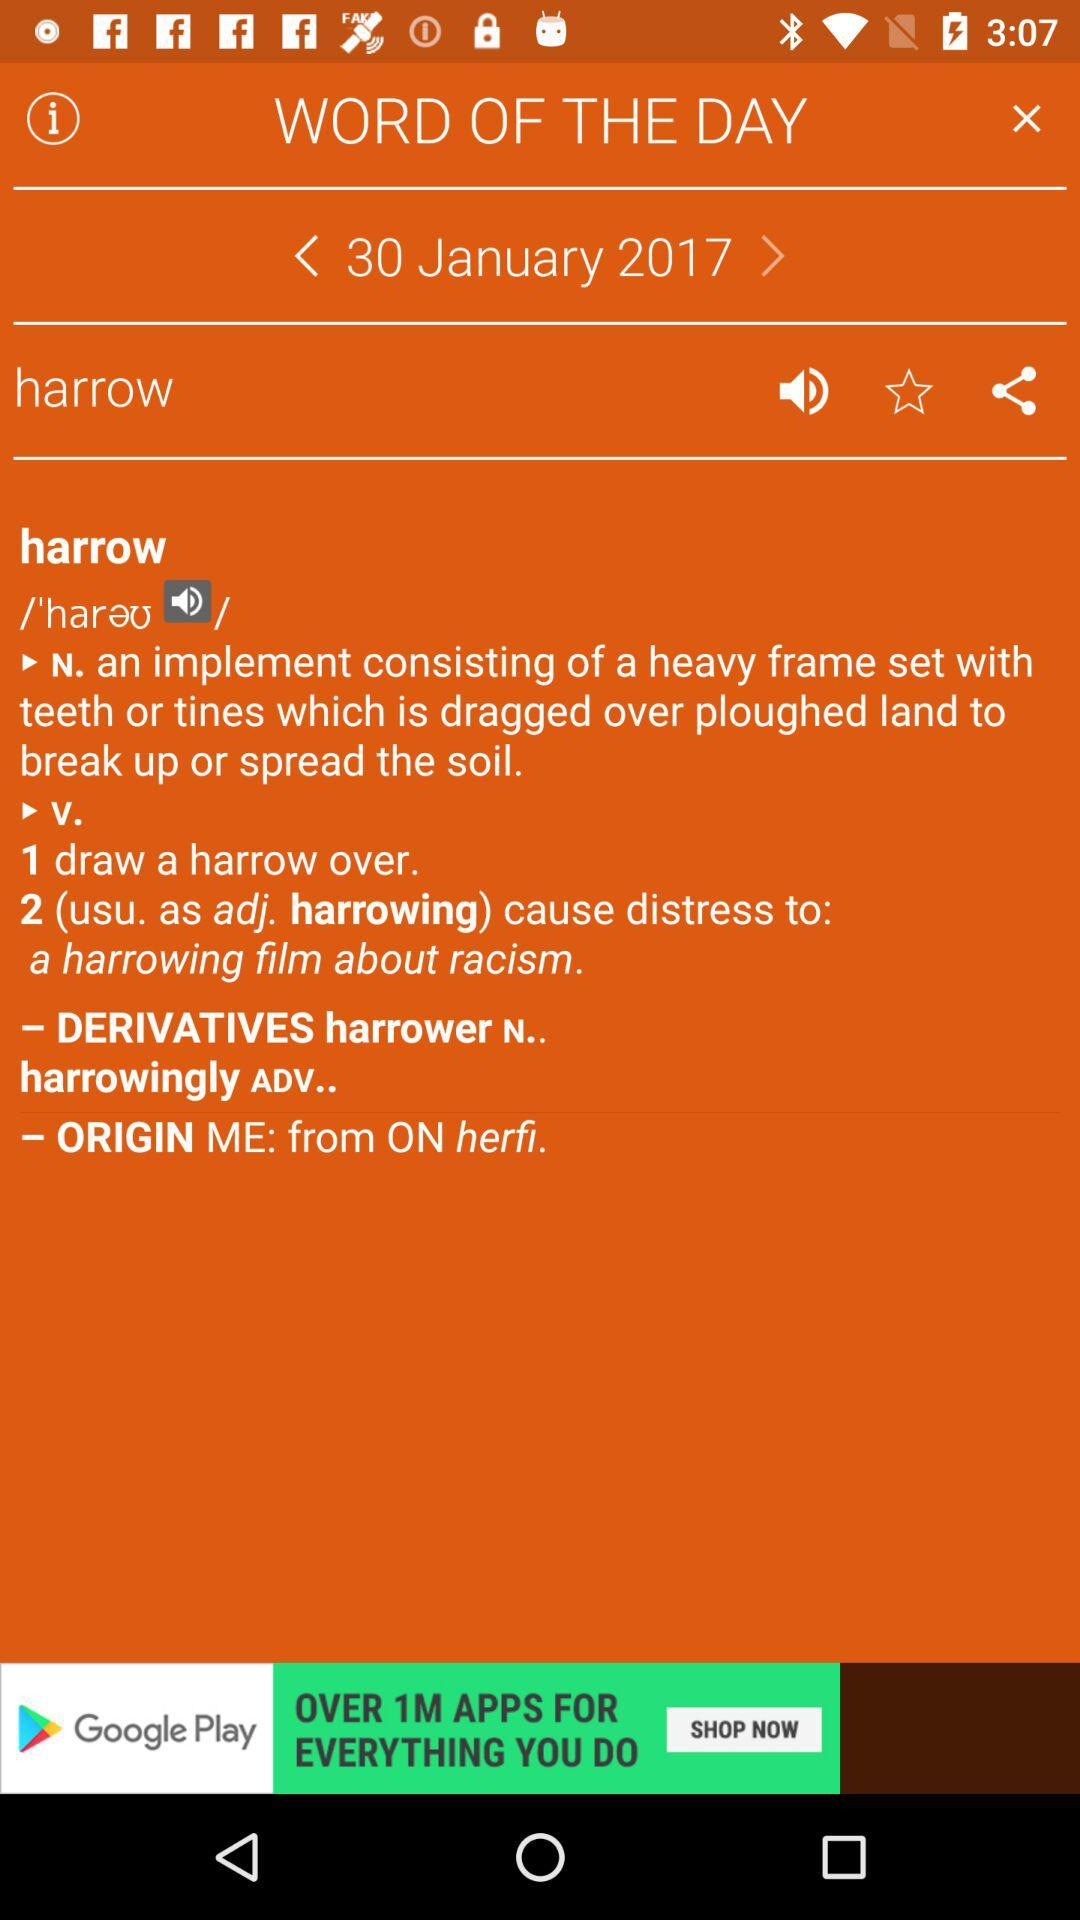 The height and width of the screenshot is (1920, 1080). I want to click on go forward to the next month, so click(772, 254).